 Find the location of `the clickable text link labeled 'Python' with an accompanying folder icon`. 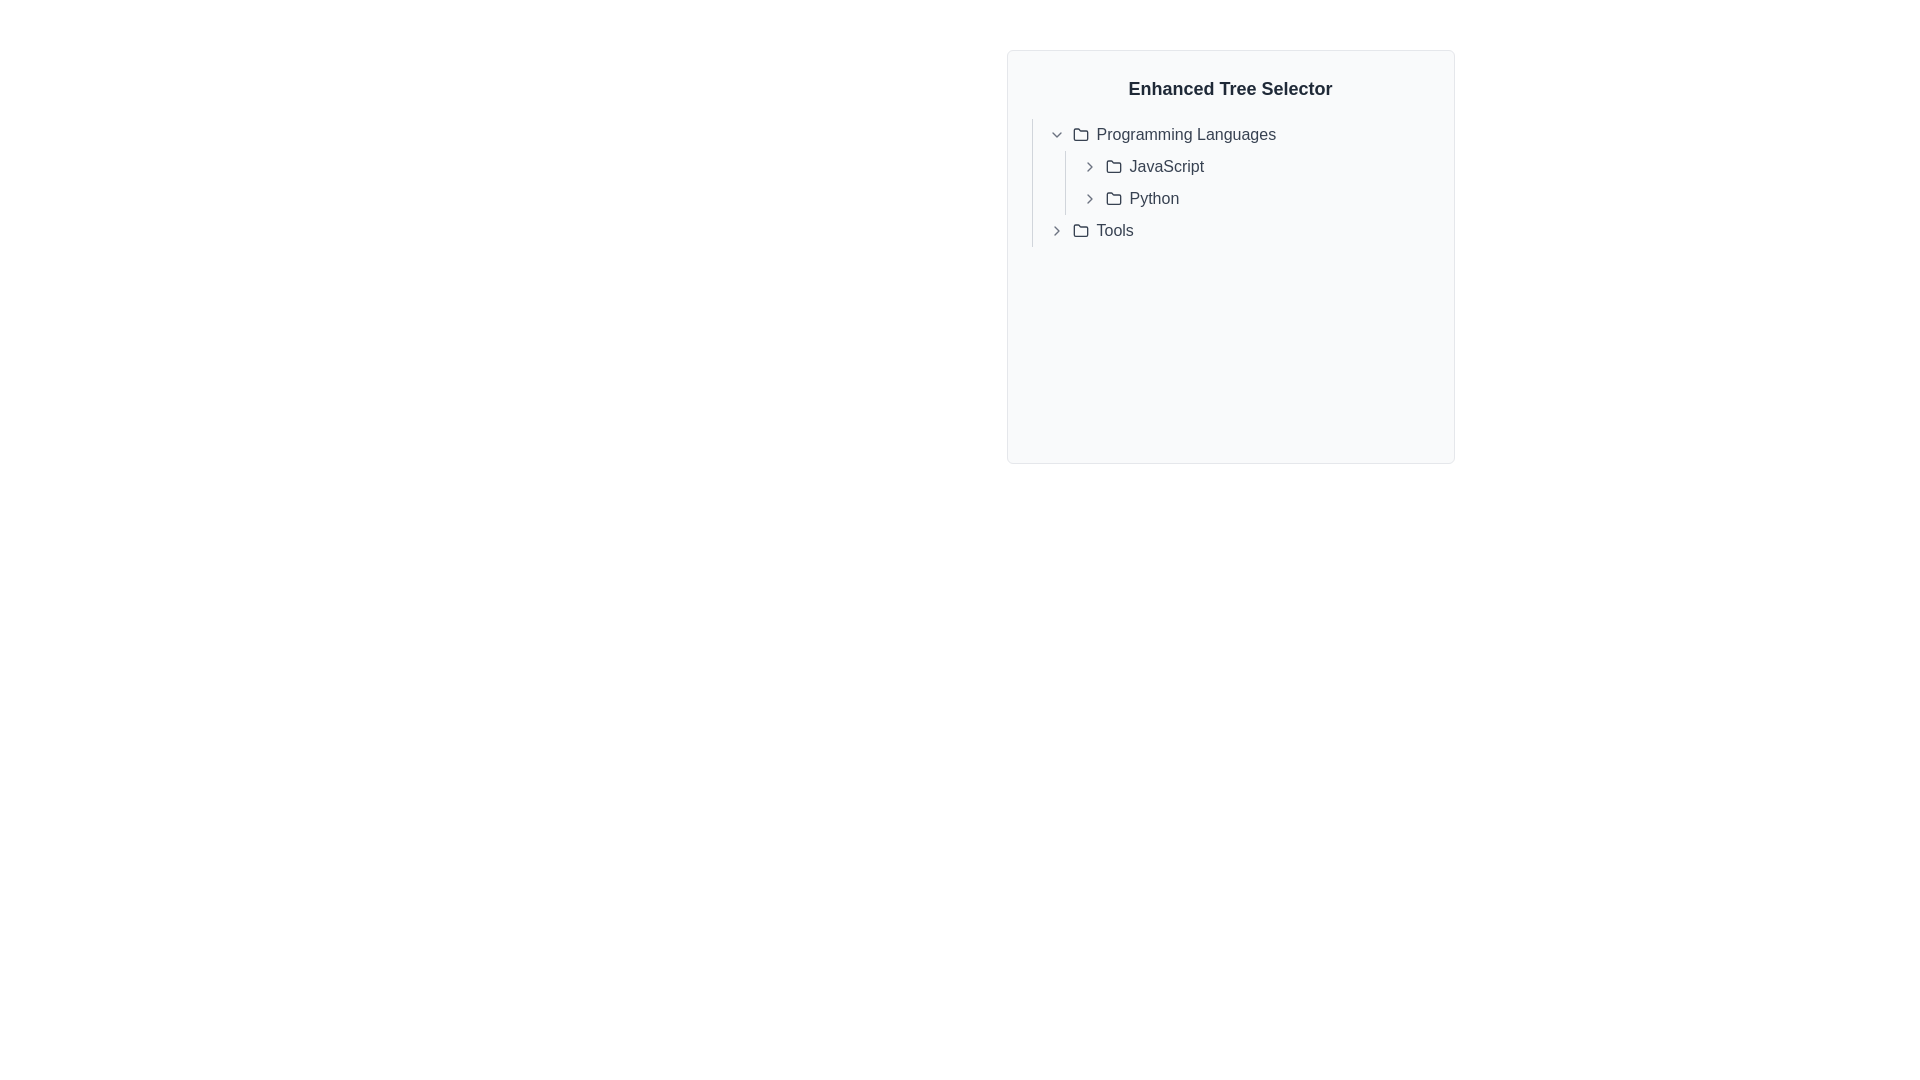

the clickable text link labeled 'Python' with an accompanying folder icon is located at coordinates (1142, 199).